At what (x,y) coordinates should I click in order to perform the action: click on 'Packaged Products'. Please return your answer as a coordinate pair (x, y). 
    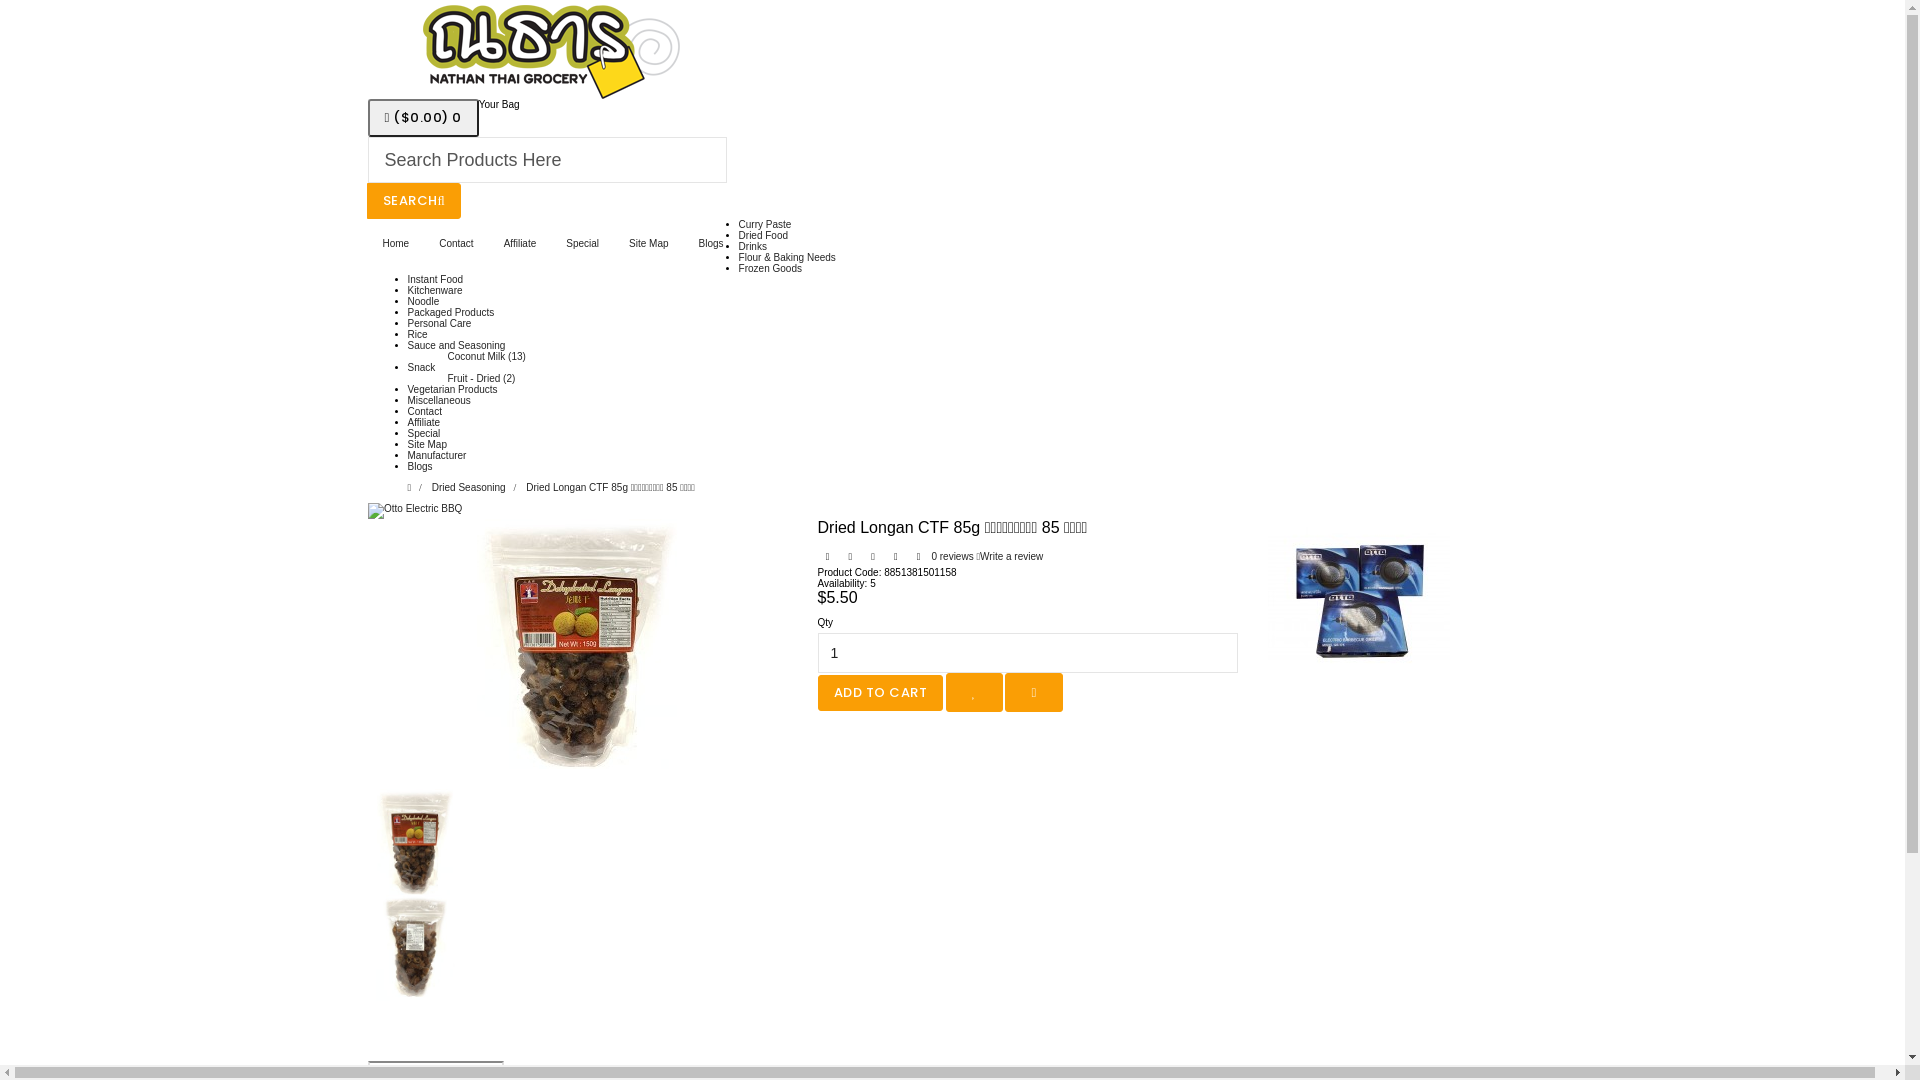
    Looking at the image, I should click on (450, 312).